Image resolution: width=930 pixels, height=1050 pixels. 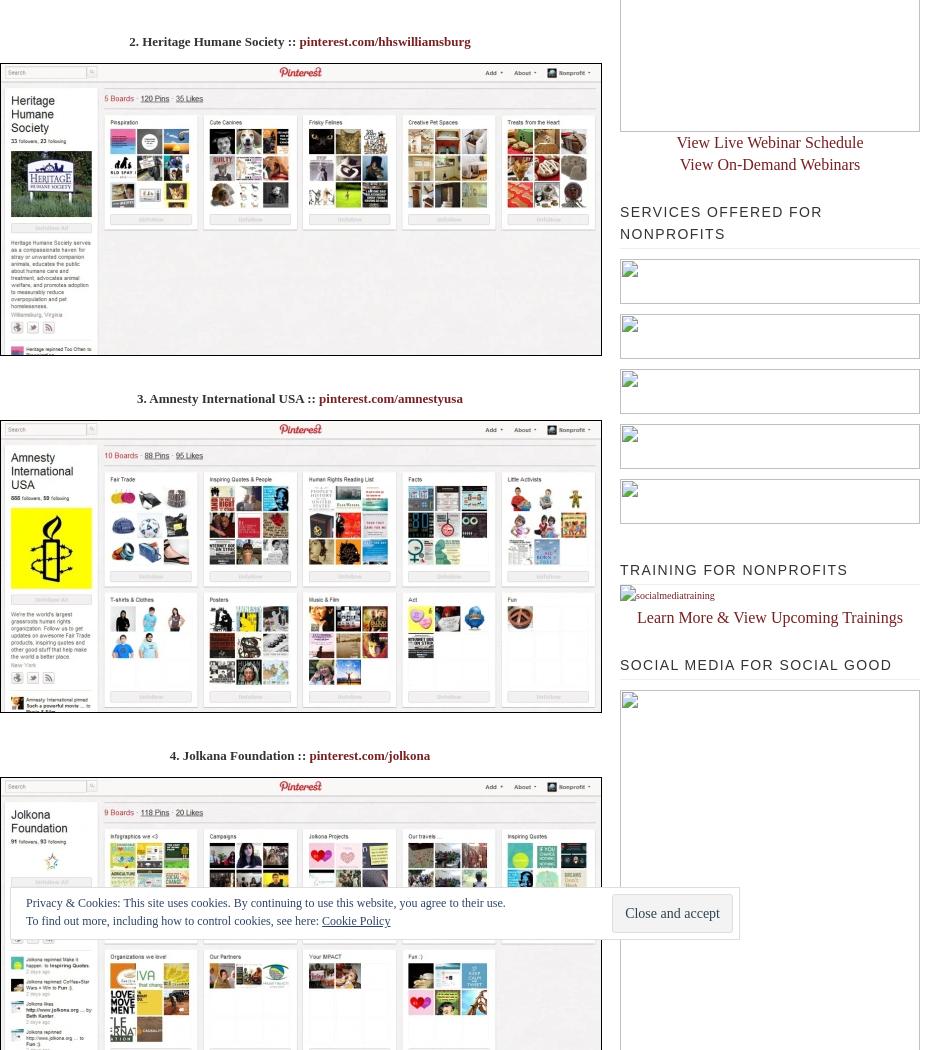 I want to click on 'Training for Nonprofits', so click(x=733, y=569).